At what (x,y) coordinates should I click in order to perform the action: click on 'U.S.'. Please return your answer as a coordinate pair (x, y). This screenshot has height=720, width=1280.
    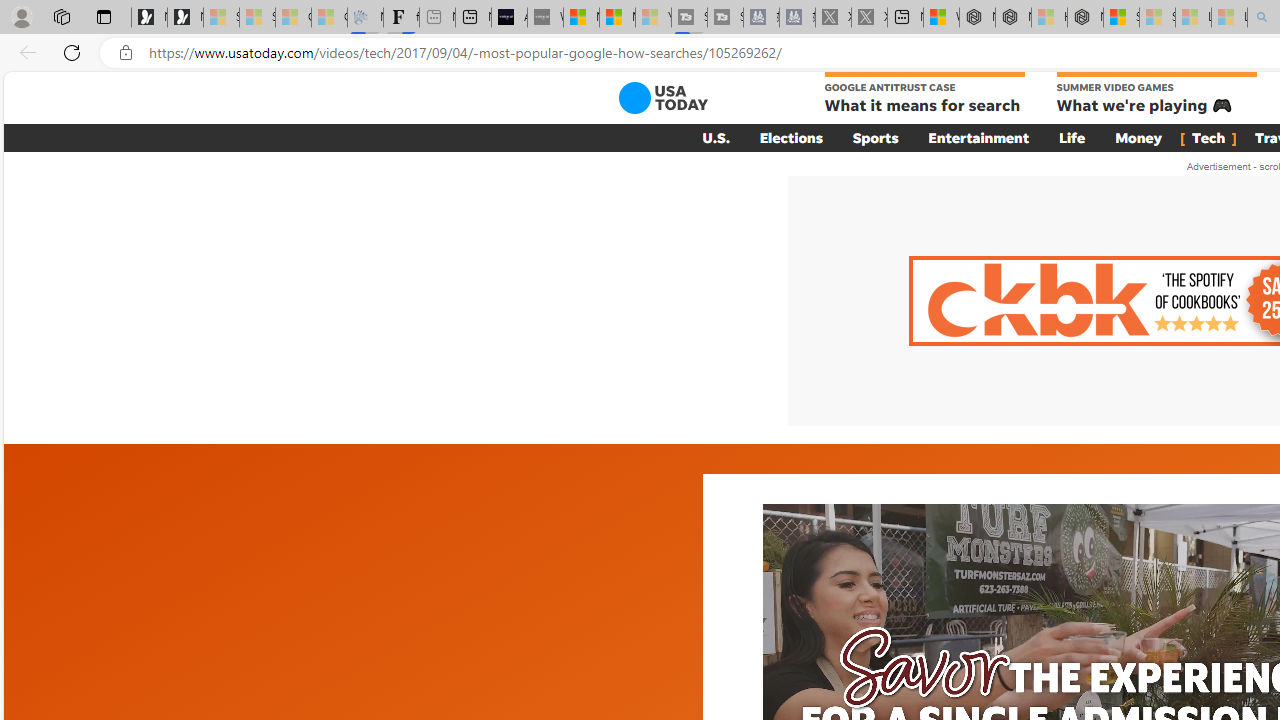
    Looking at the image, I should click on (716, 136).